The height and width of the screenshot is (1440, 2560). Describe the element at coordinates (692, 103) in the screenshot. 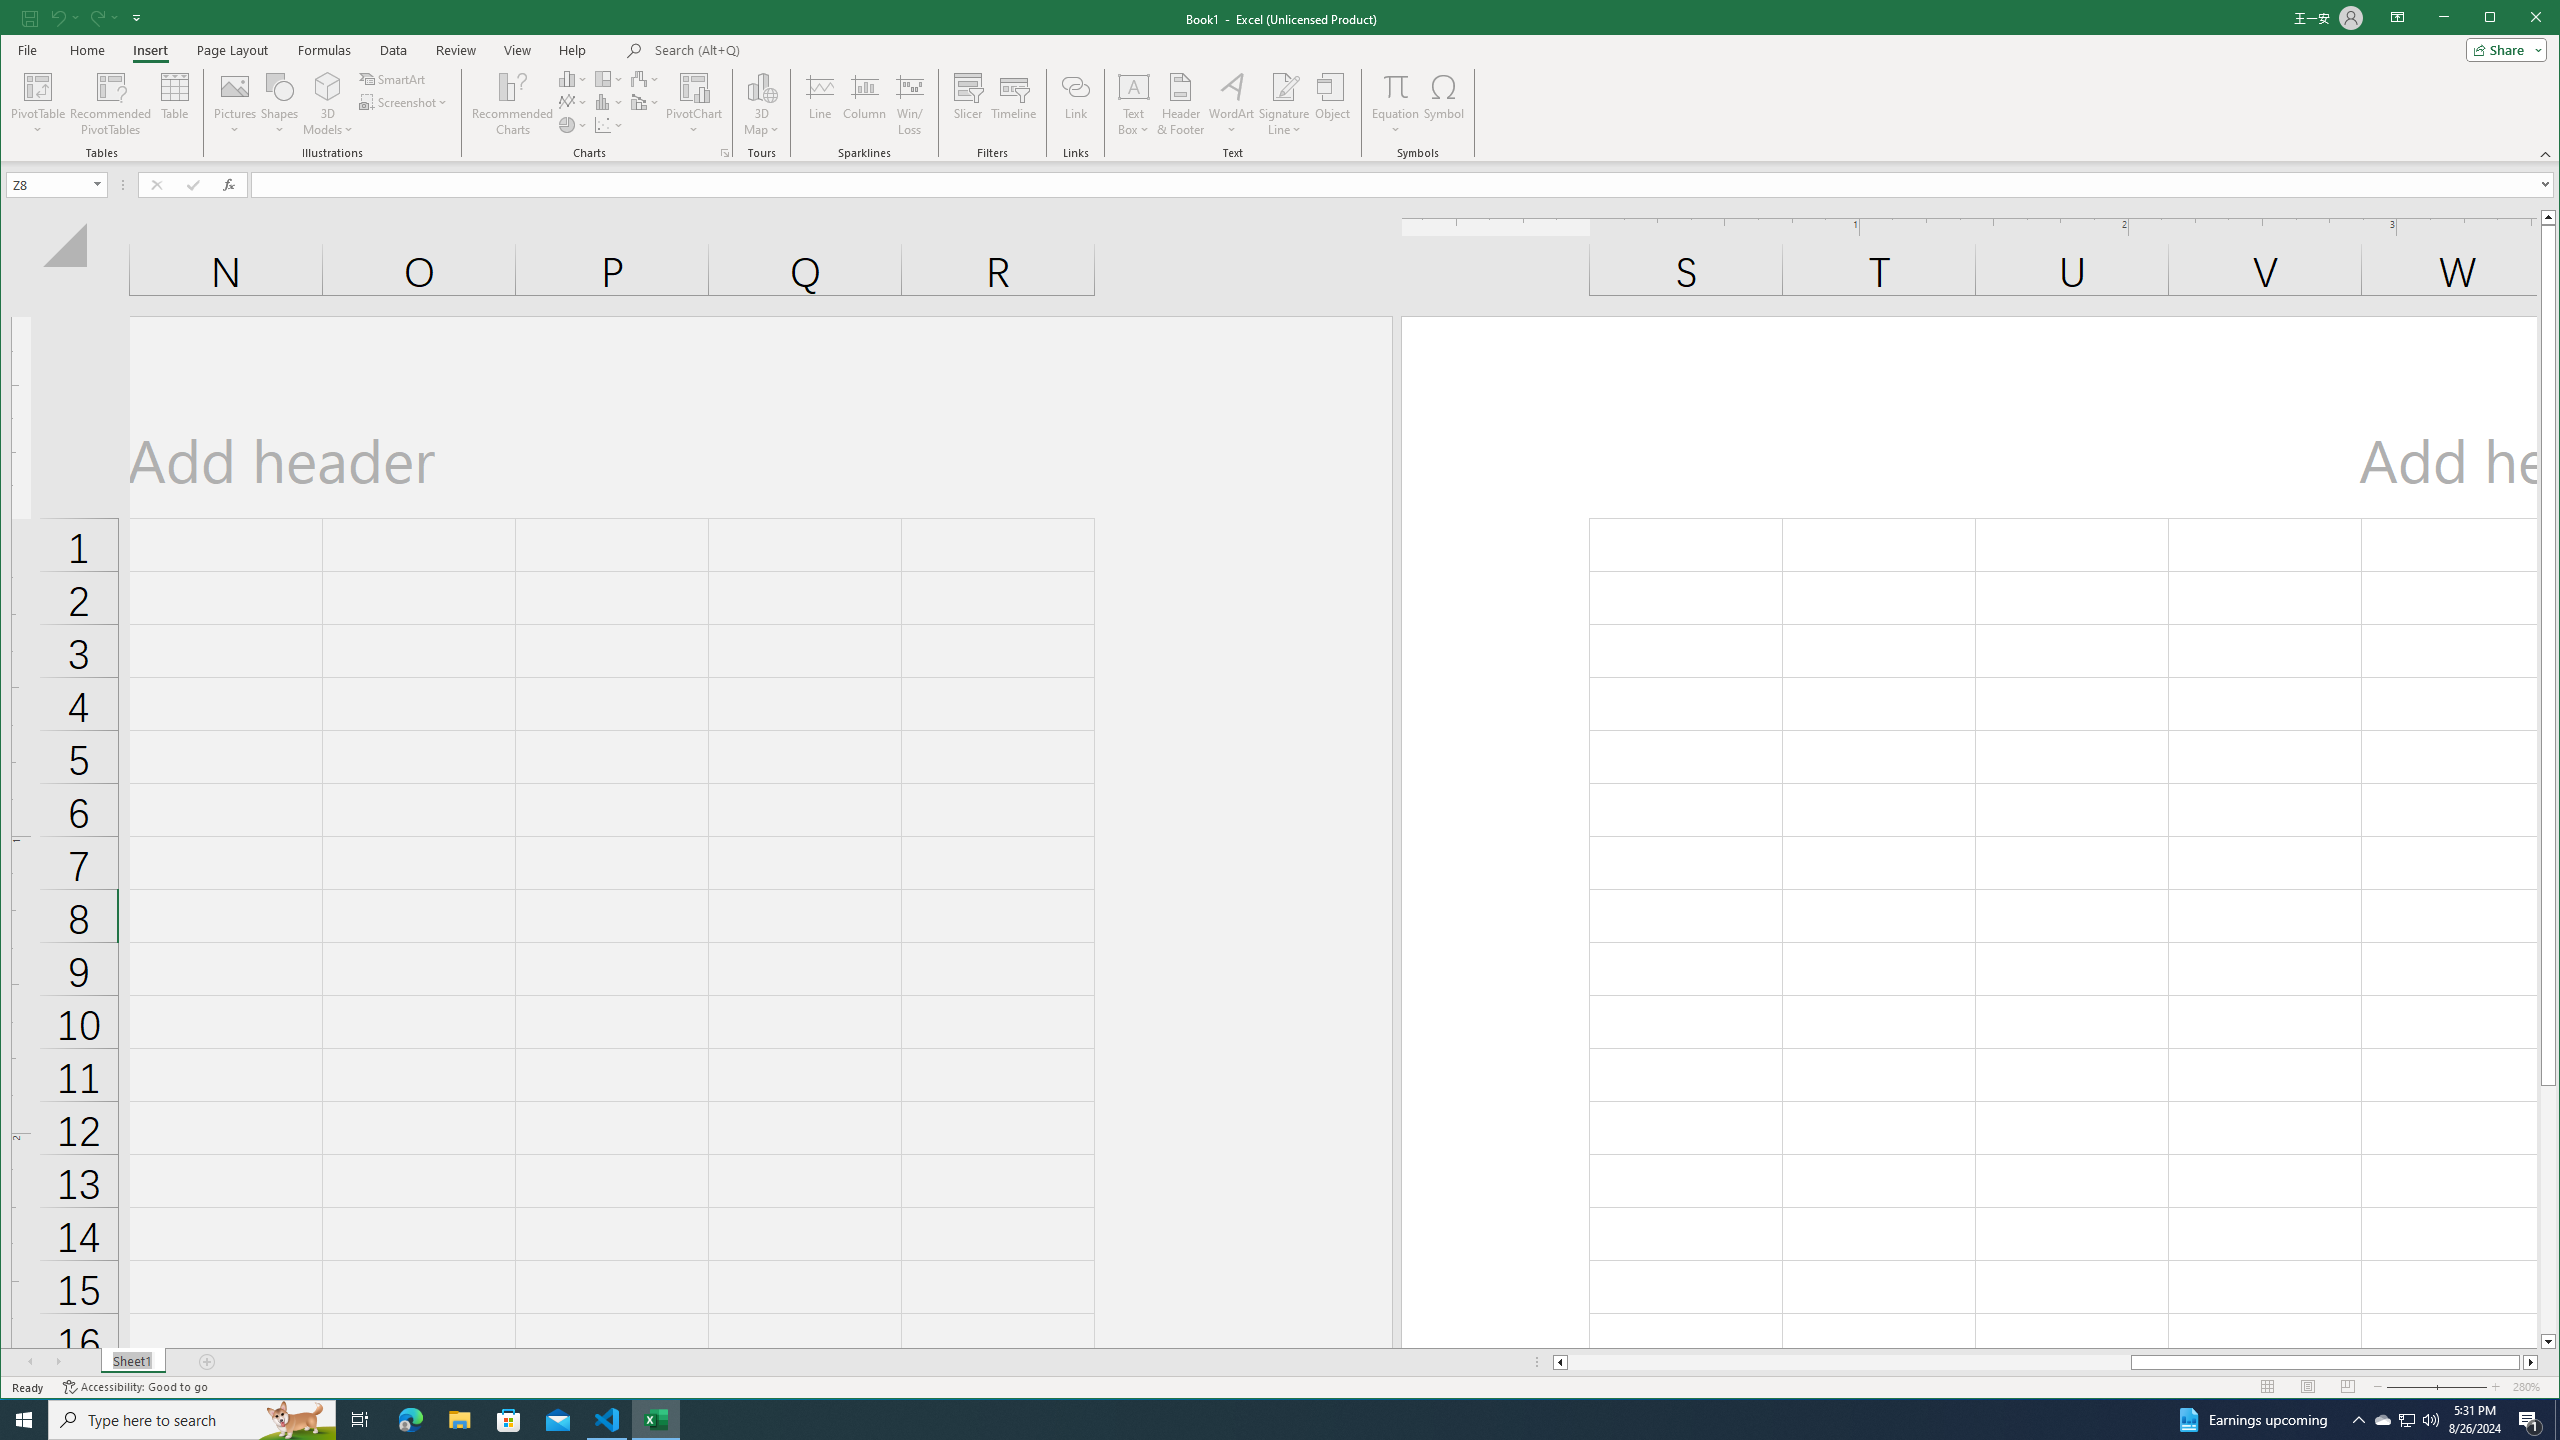

I see `'PivotChart'` at that location.